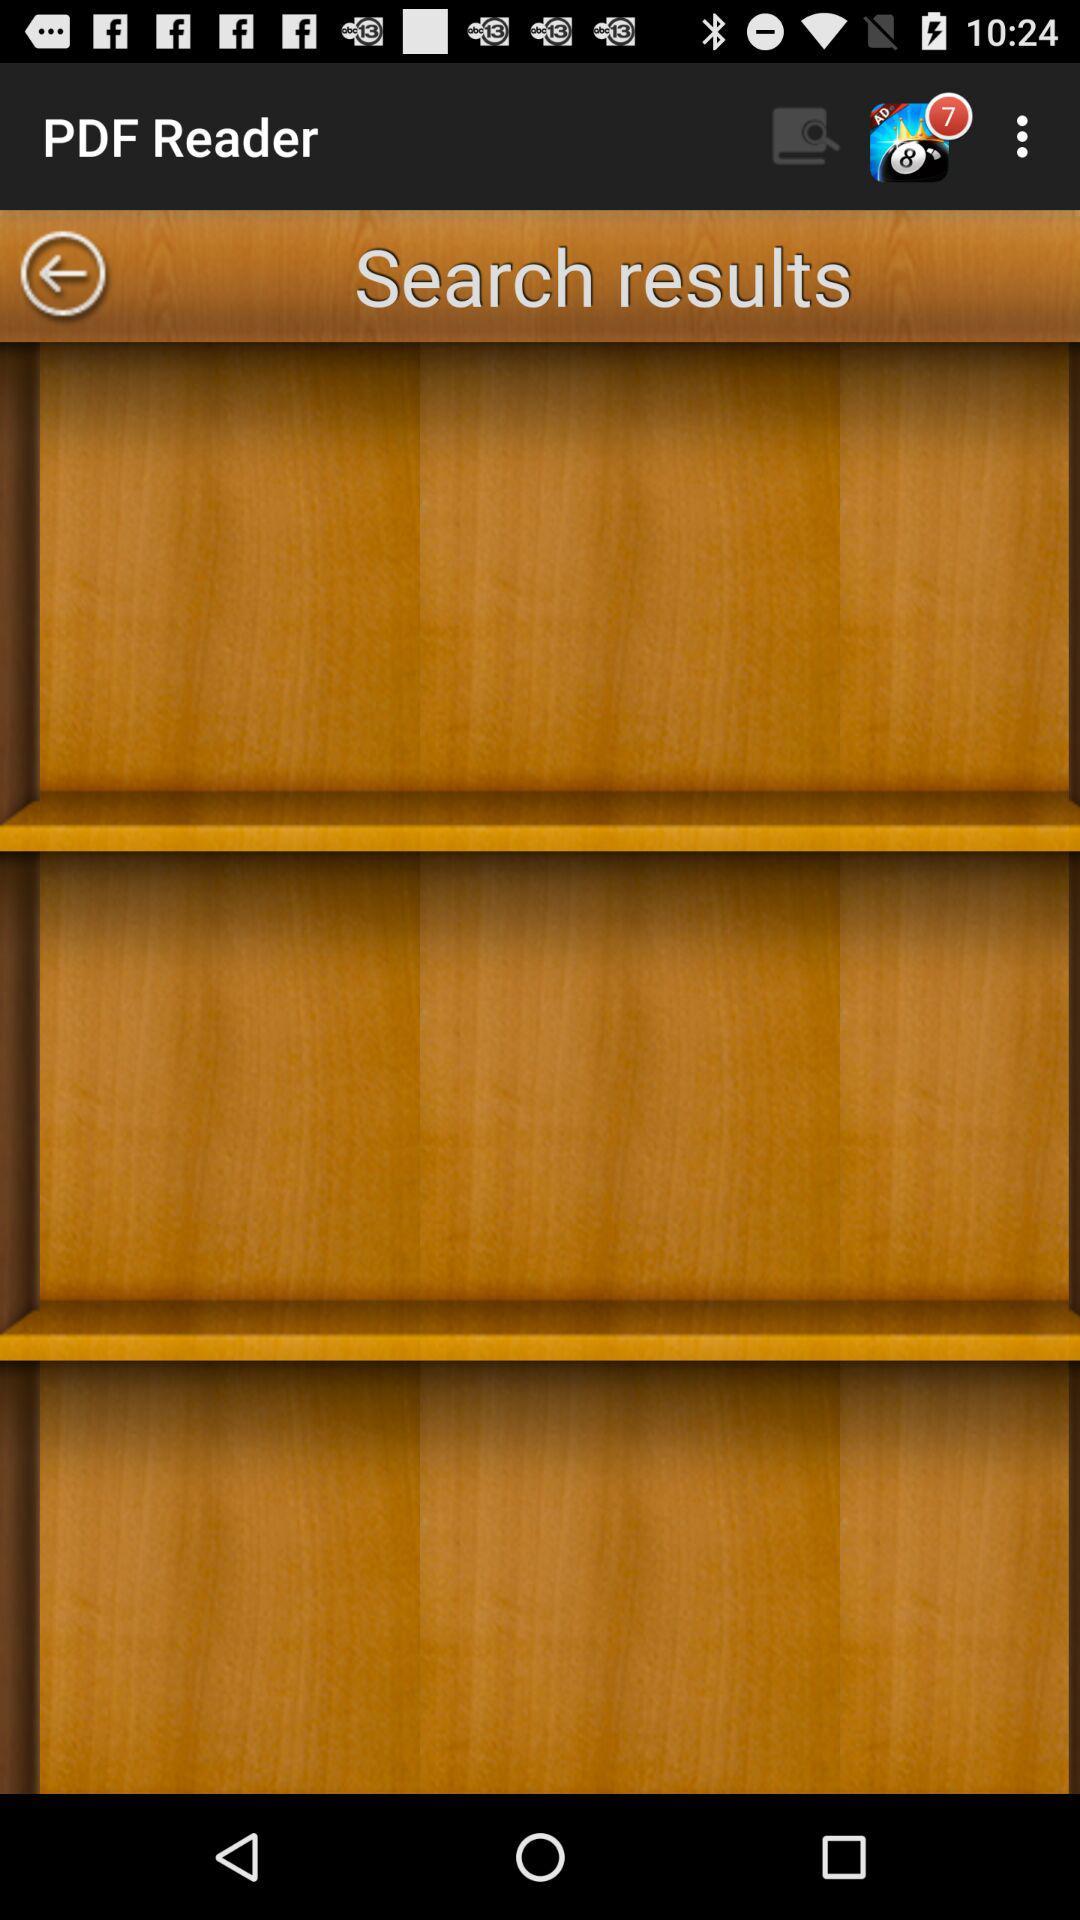 The image size is (1080, 1920). I want to click on item above search results item, so click(805, 135).